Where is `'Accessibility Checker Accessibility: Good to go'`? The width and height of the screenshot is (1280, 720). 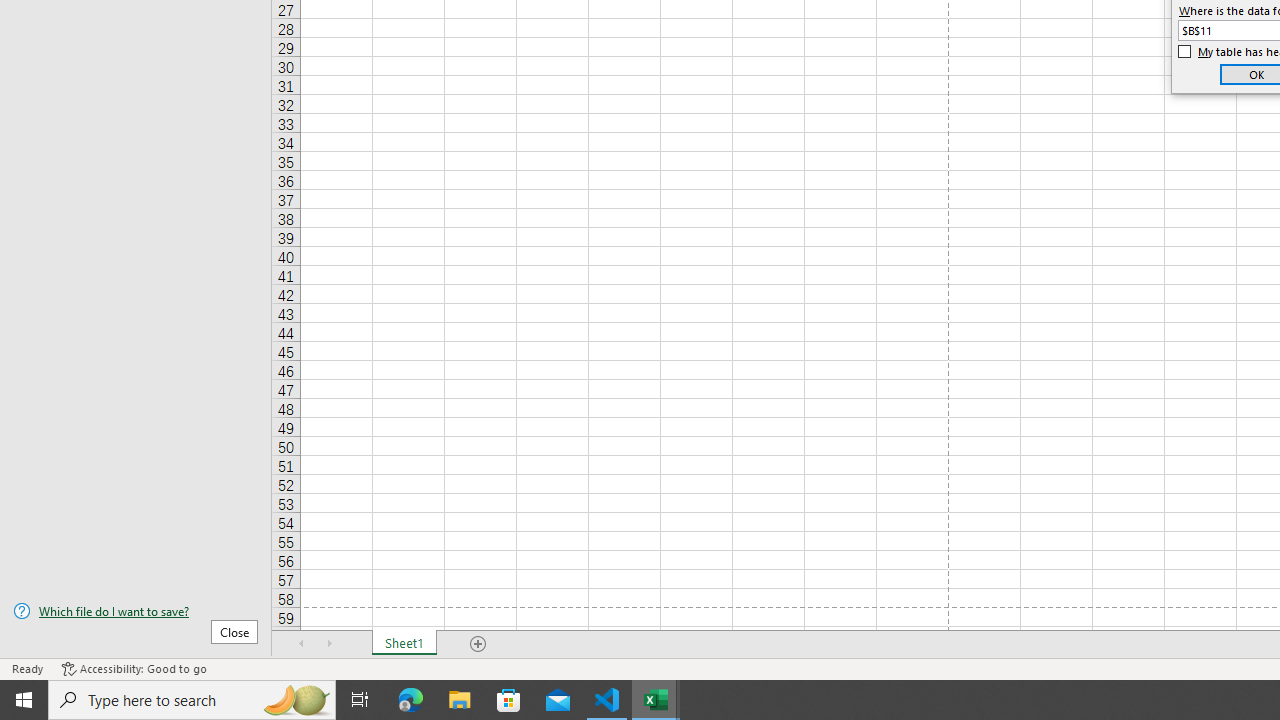 'Accessibility Checker Accessibility: Good to go' is located at coordinates (133, 669).